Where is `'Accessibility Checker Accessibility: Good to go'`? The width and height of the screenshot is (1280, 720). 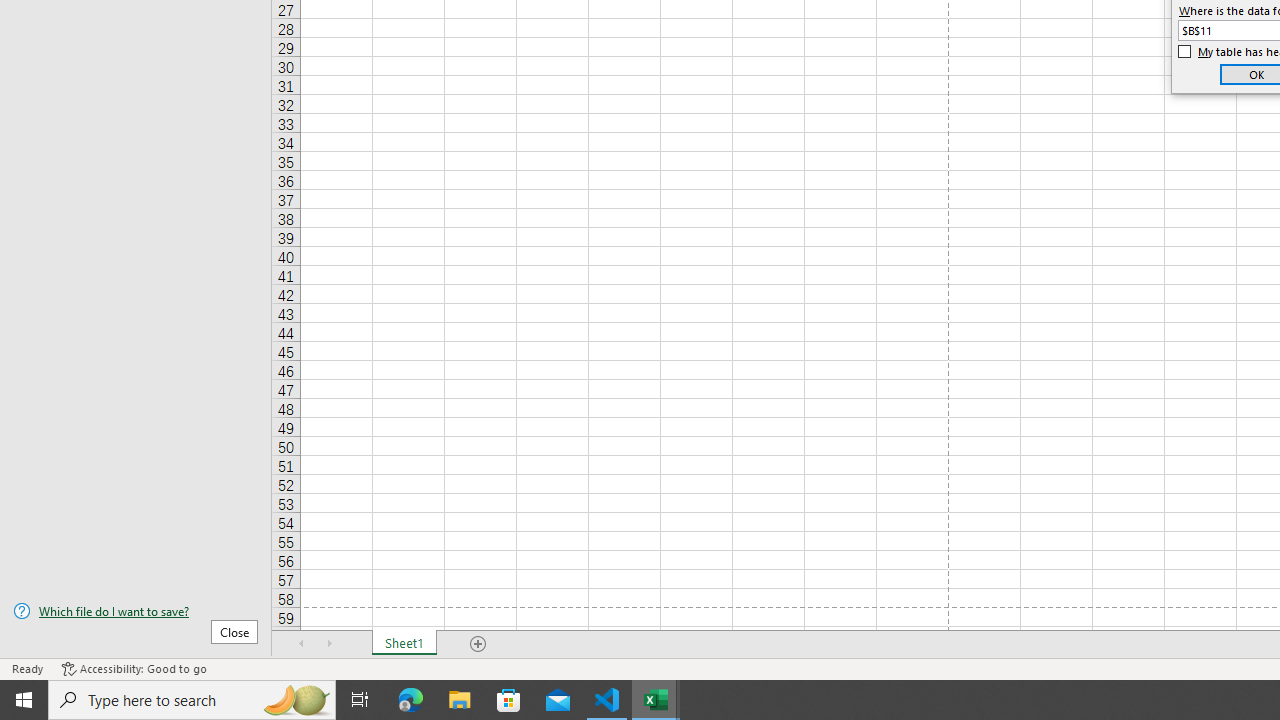 'Accessibility Checker Accessibility: Good to go' is located at coordinates (133, 669).